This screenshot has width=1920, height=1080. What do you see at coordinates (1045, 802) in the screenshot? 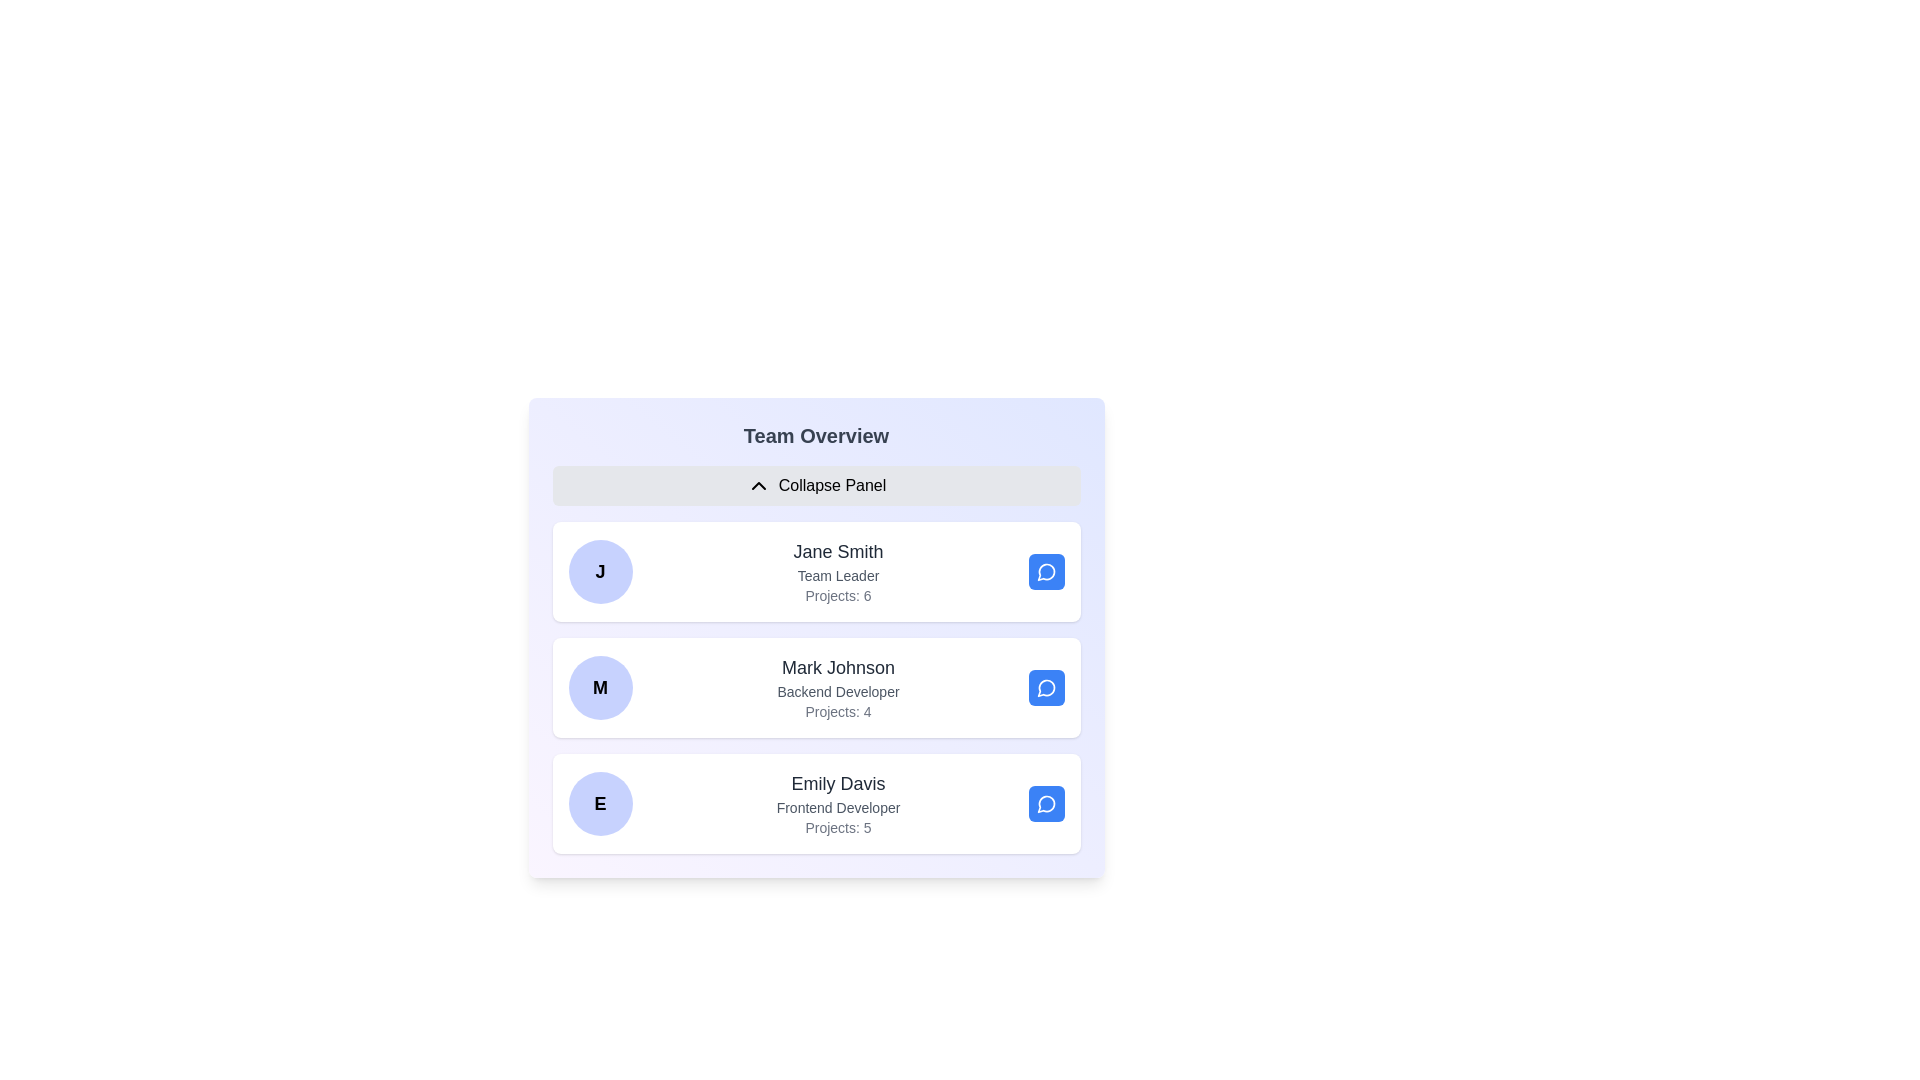
I see `the circular blue icon with a white speech bubble outline located in the third entry of the 'Team Overview' list for 'Emily Davis, Frontend Developer, Projects: 5'` at bounding box center [1045, 802].